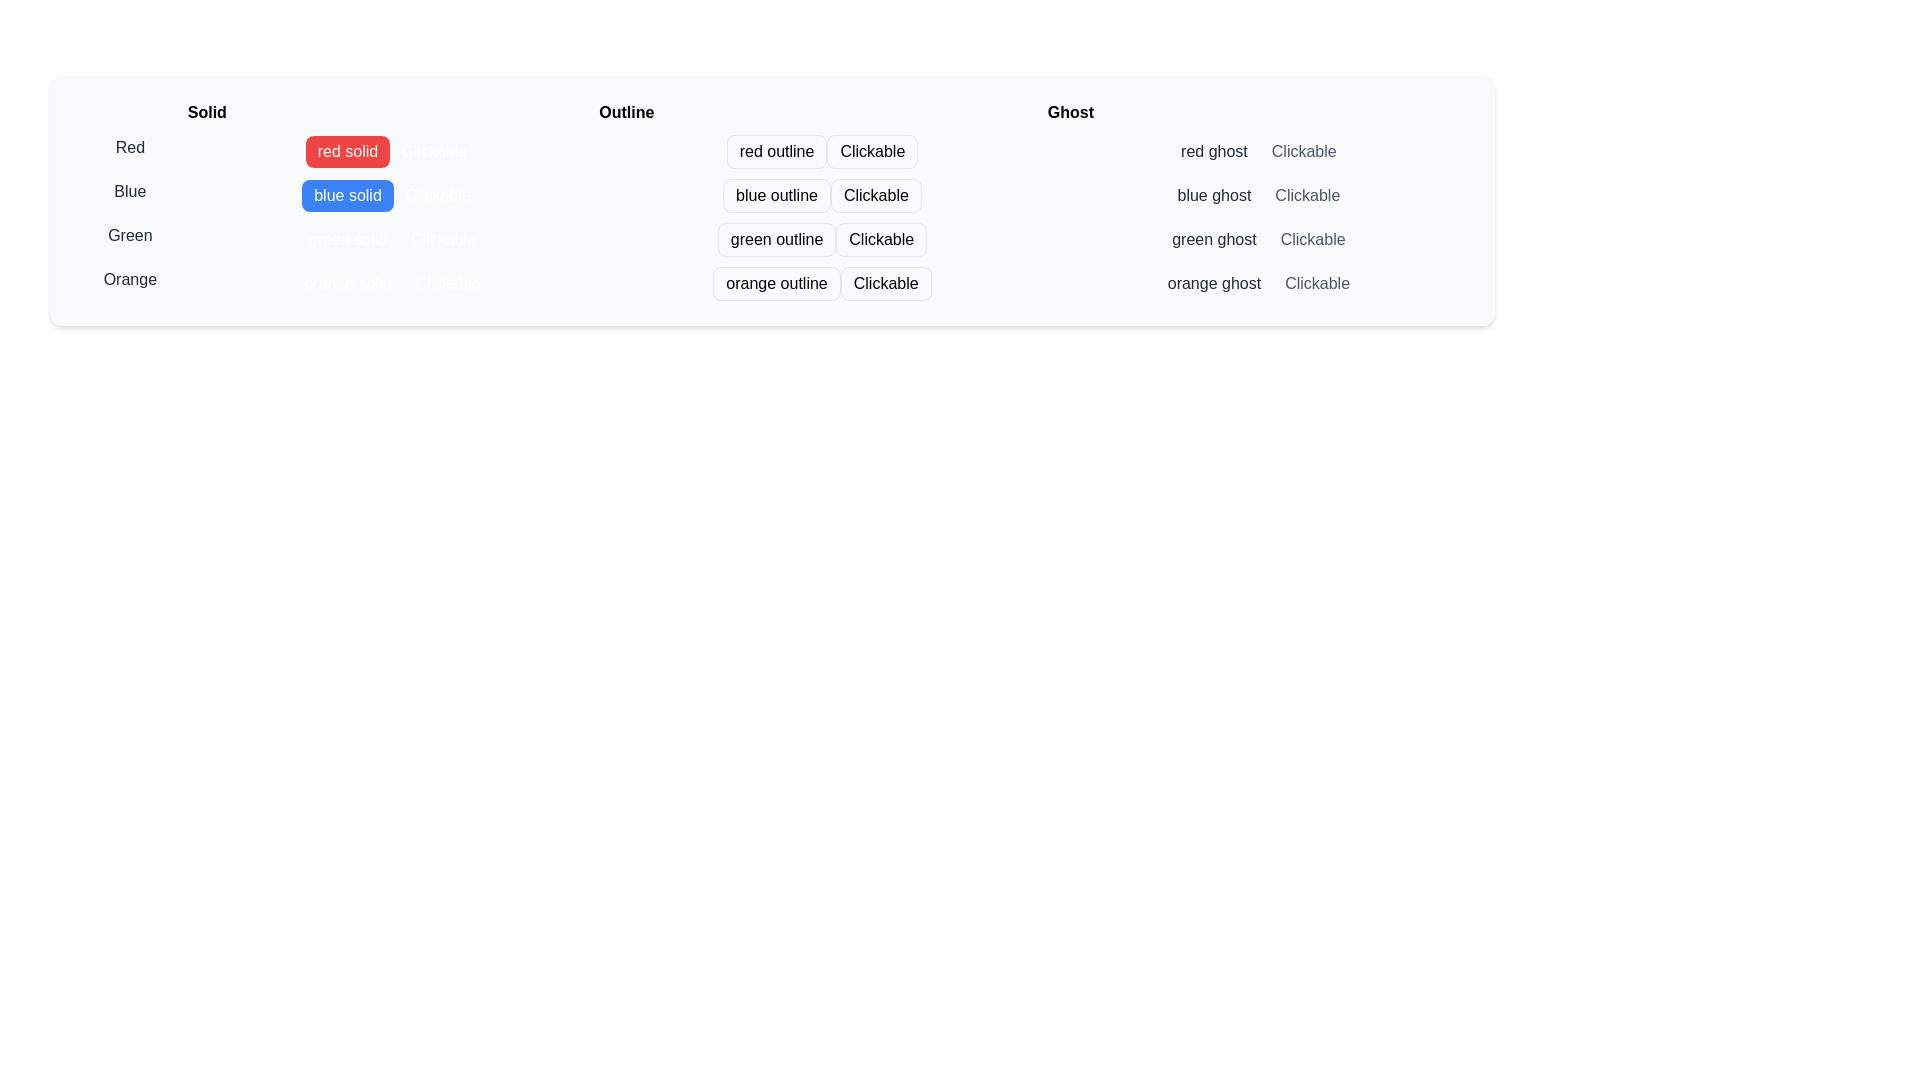 This screenshot has width=1920, height=1080. What do you see at coordinates (771, 280) in the screenshot?
I see `the label that indicates 'orange outline' in the second entry of the 'Outline' column in the table` at bounding box center [771, 280].